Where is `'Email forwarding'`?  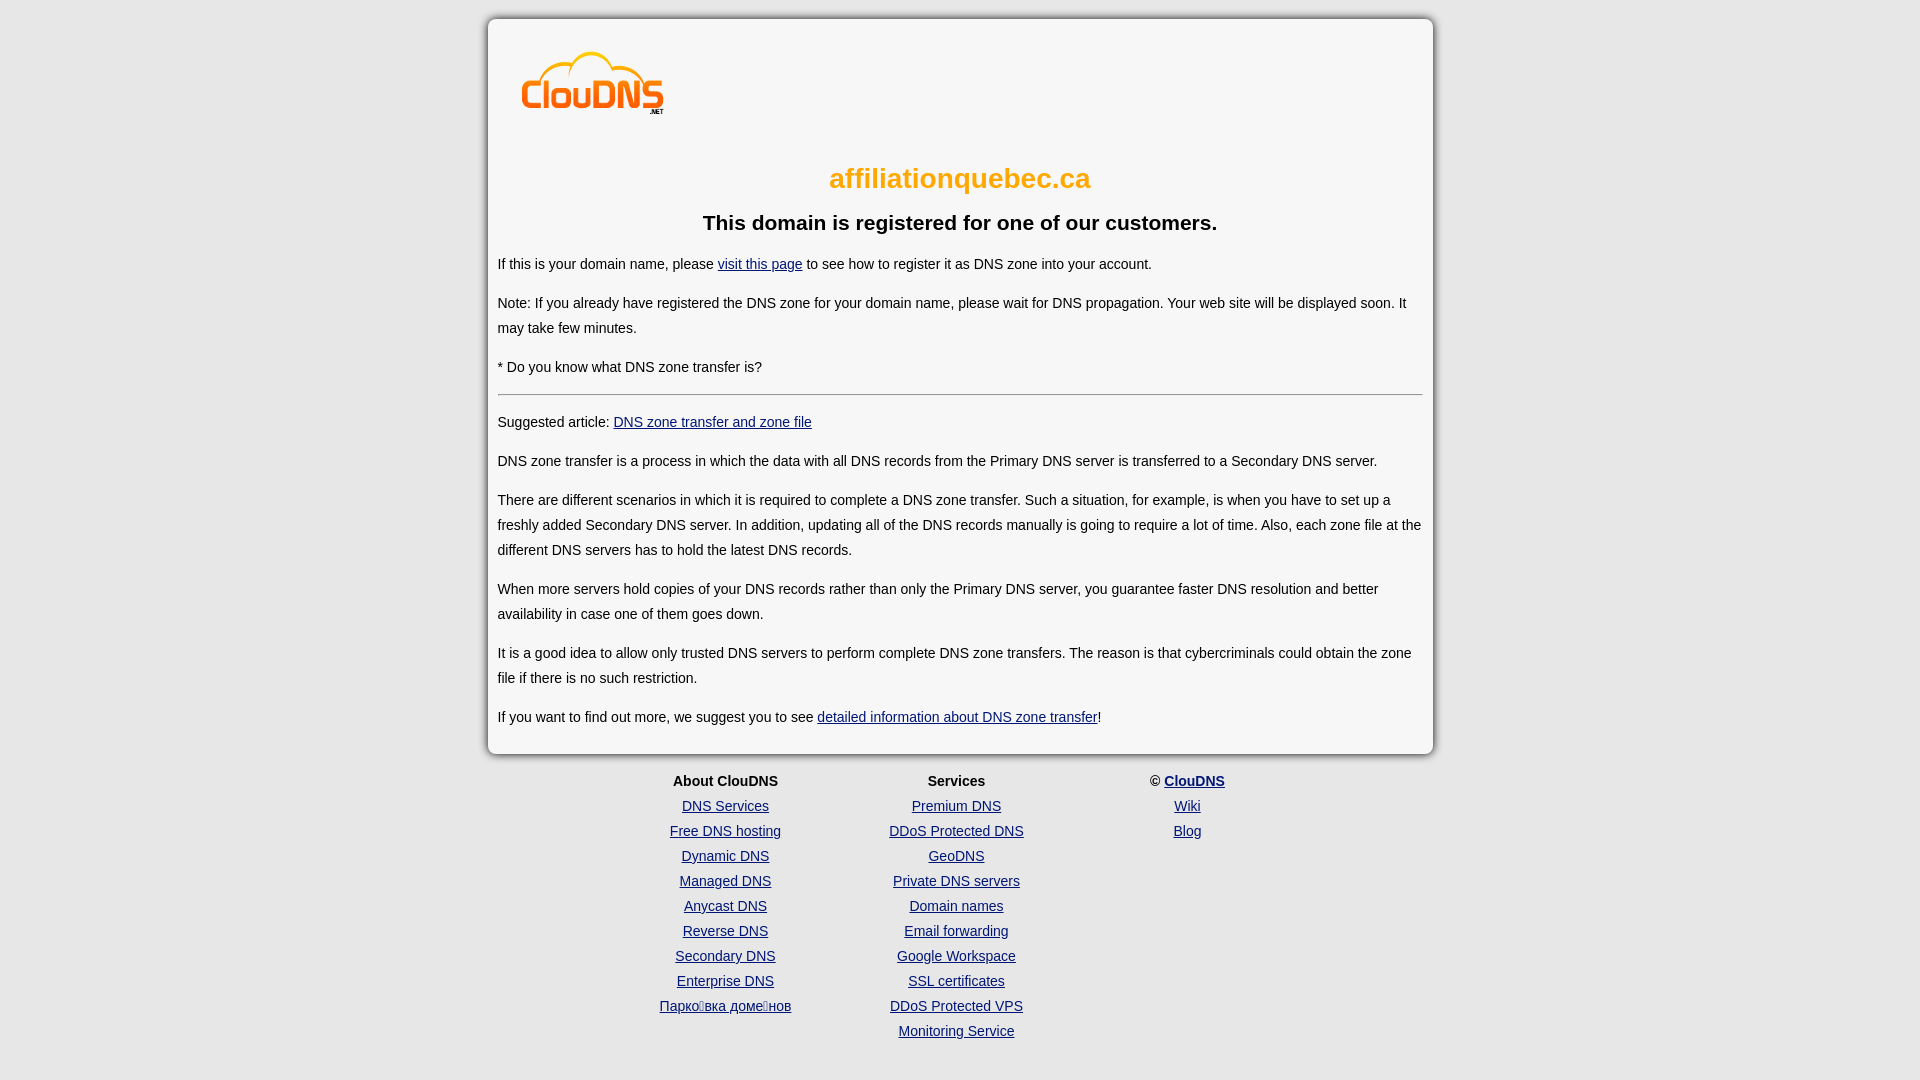
'Email forwarding' is located at coordinates (954, 930).